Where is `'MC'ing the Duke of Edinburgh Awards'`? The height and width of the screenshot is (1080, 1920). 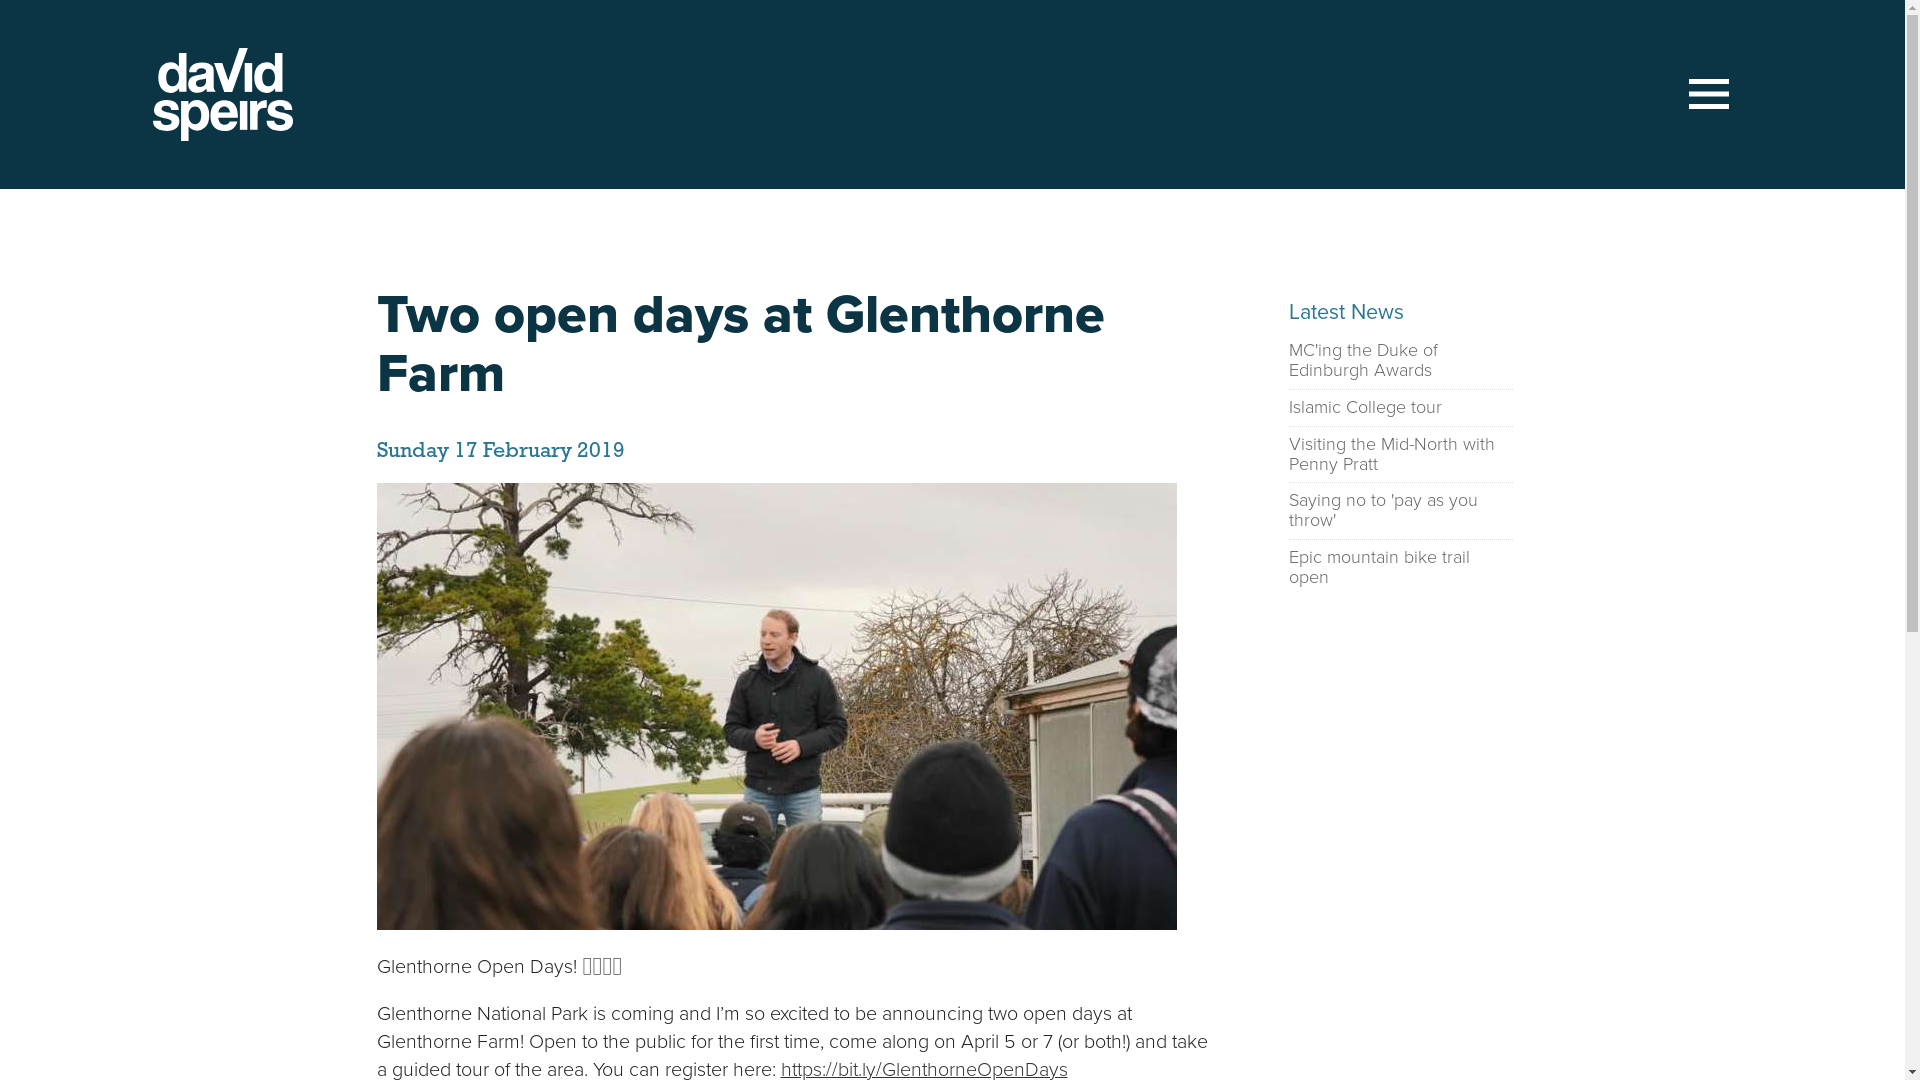 'MC'ing the Duke of Edinburgh Awards' is located at coordinates (1287, 361).